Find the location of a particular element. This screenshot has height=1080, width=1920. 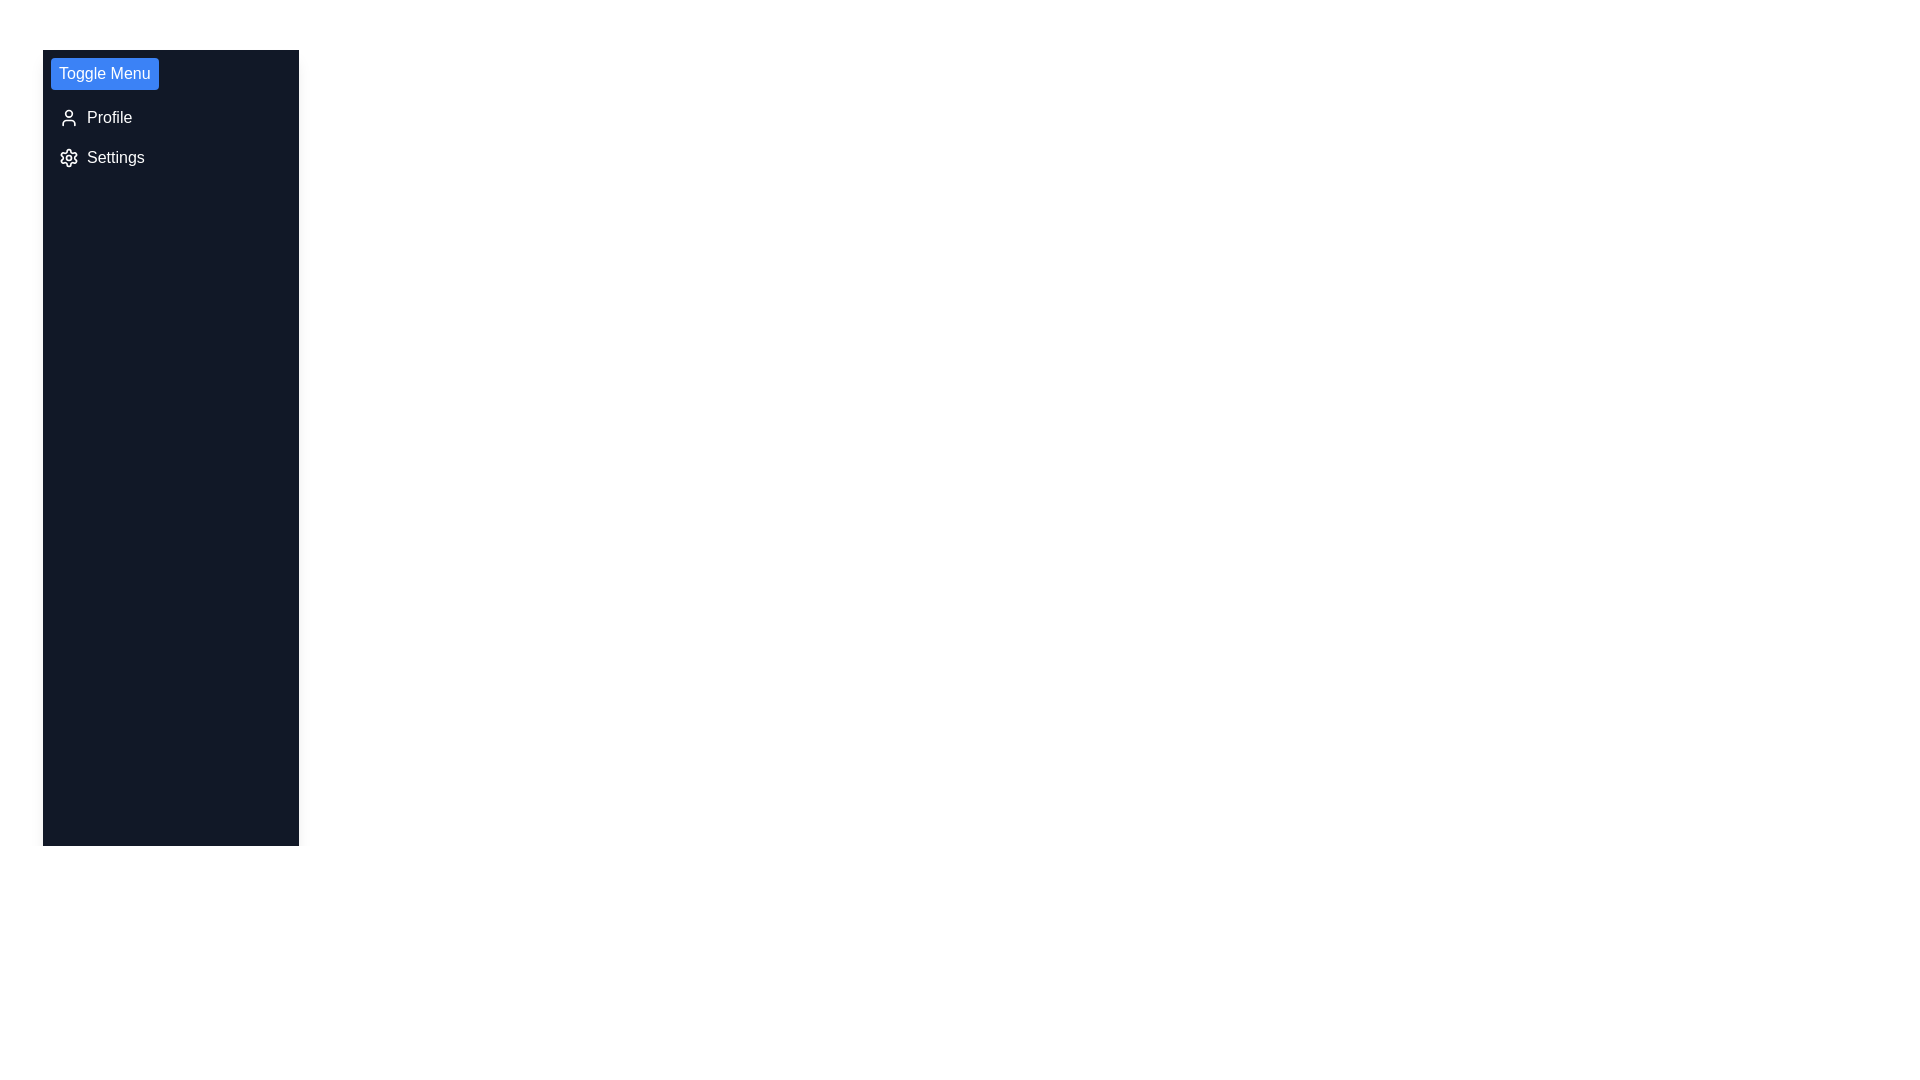

the 'Settings' menu item is located at coordinates (171, 157).